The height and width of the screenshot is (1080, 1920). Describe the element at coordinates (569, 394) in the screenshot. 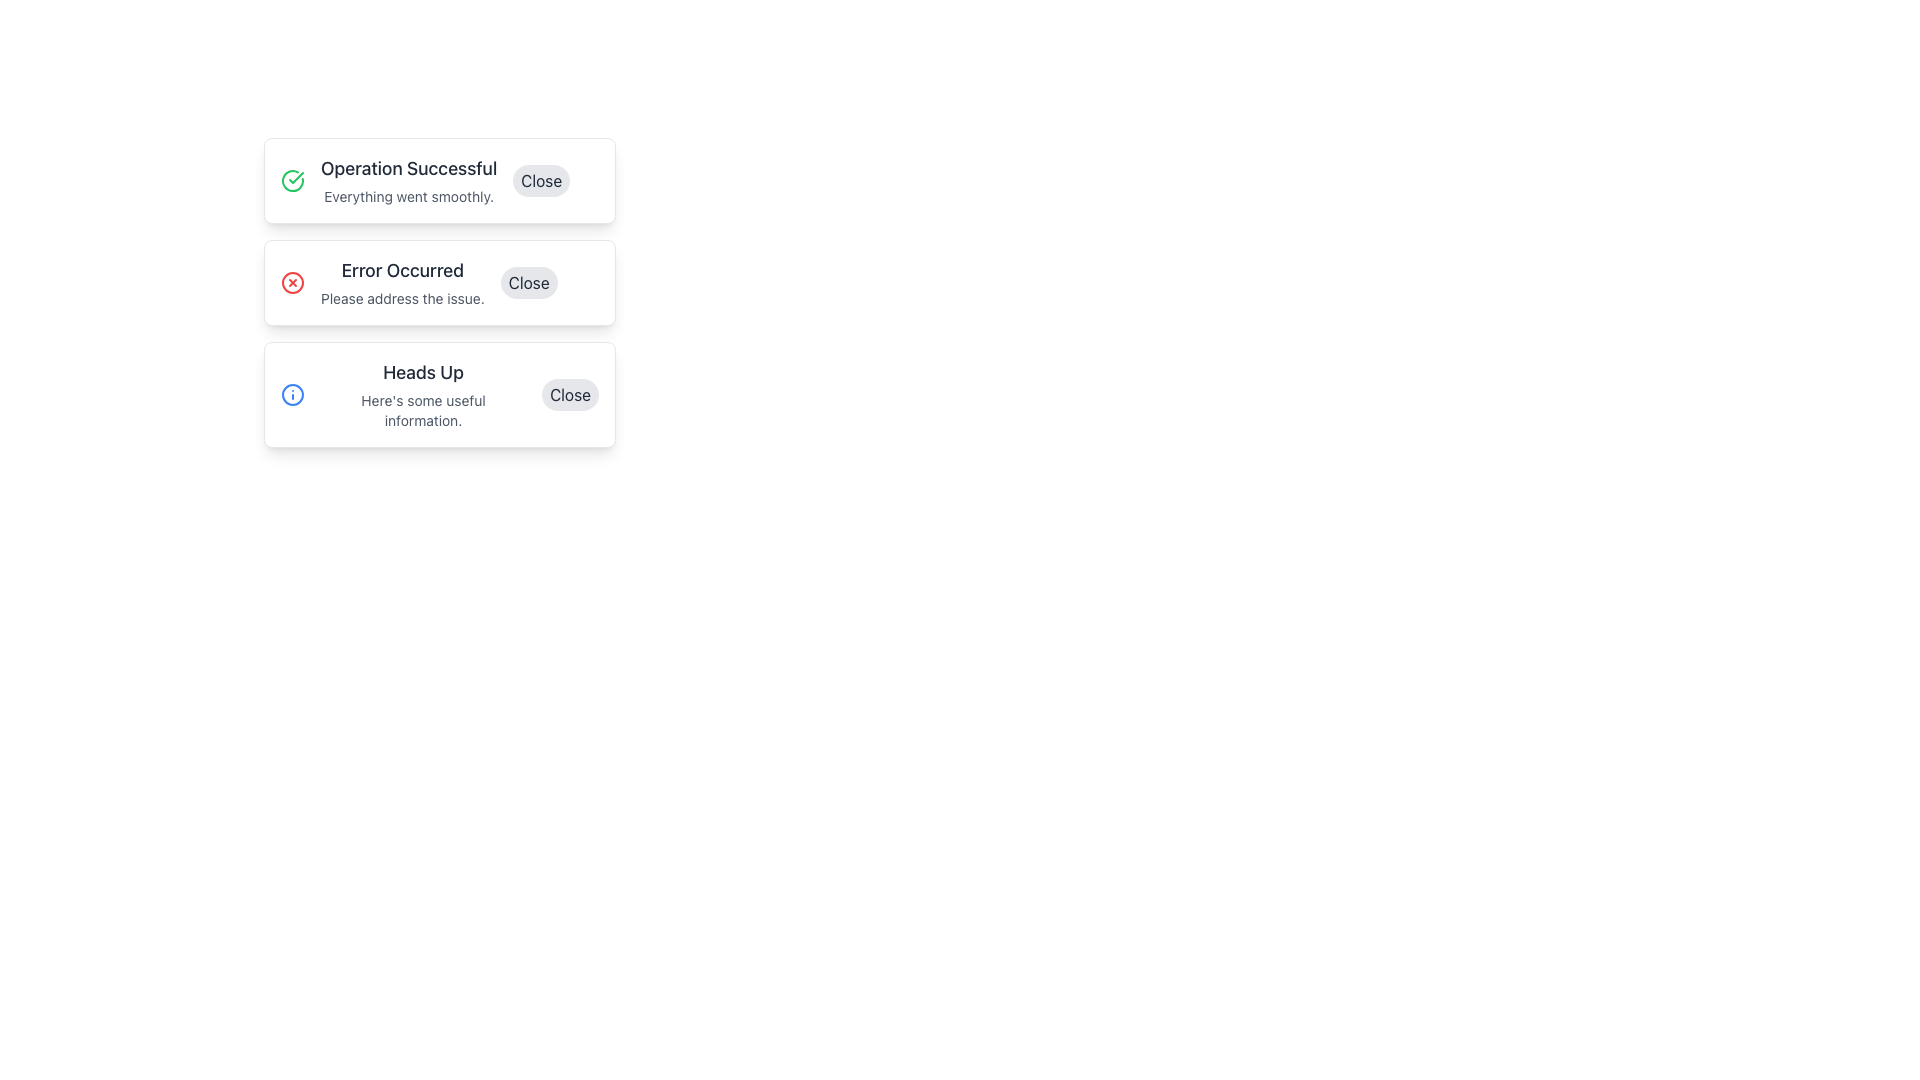

I see `the 'Close' button located at the rightmost end of the notification box with the header 'Heads Up' to observe the color change effect` at that location.